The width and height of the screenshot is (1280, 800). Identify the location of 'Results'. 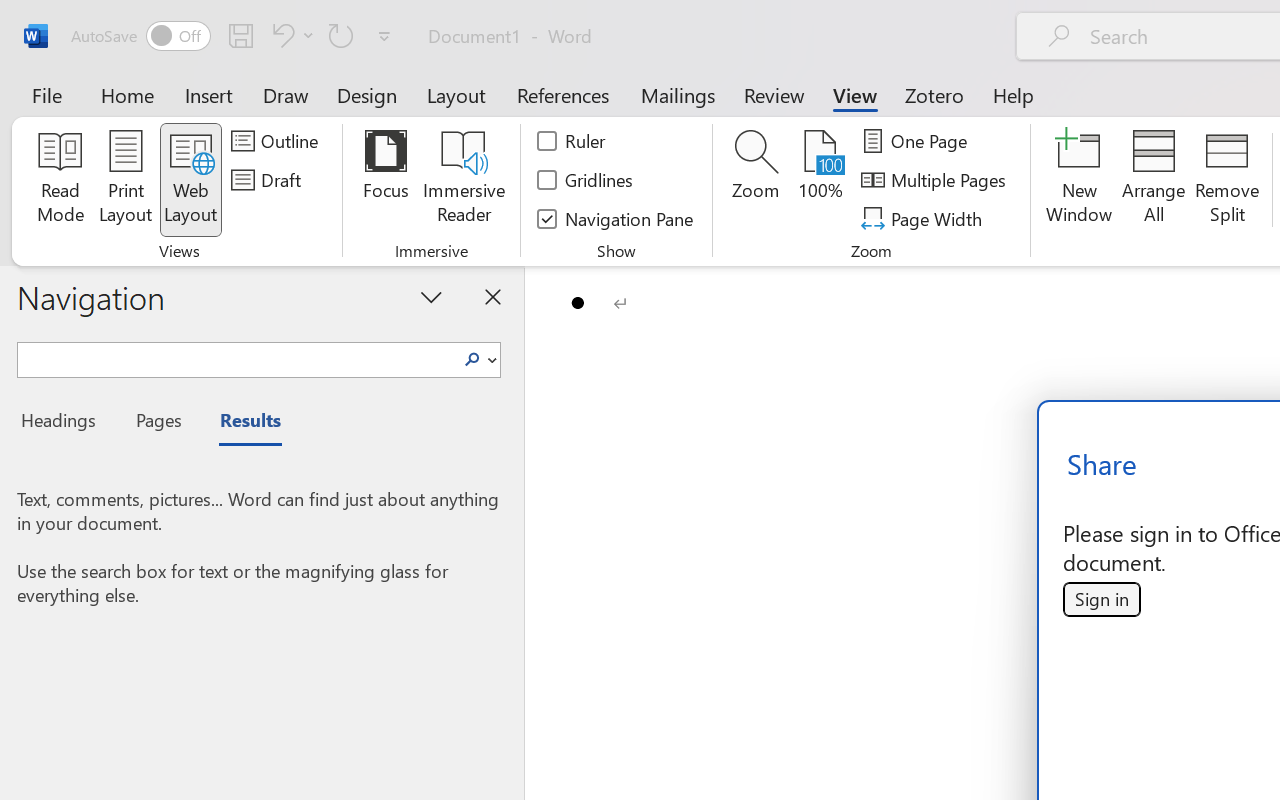
(240, 423).